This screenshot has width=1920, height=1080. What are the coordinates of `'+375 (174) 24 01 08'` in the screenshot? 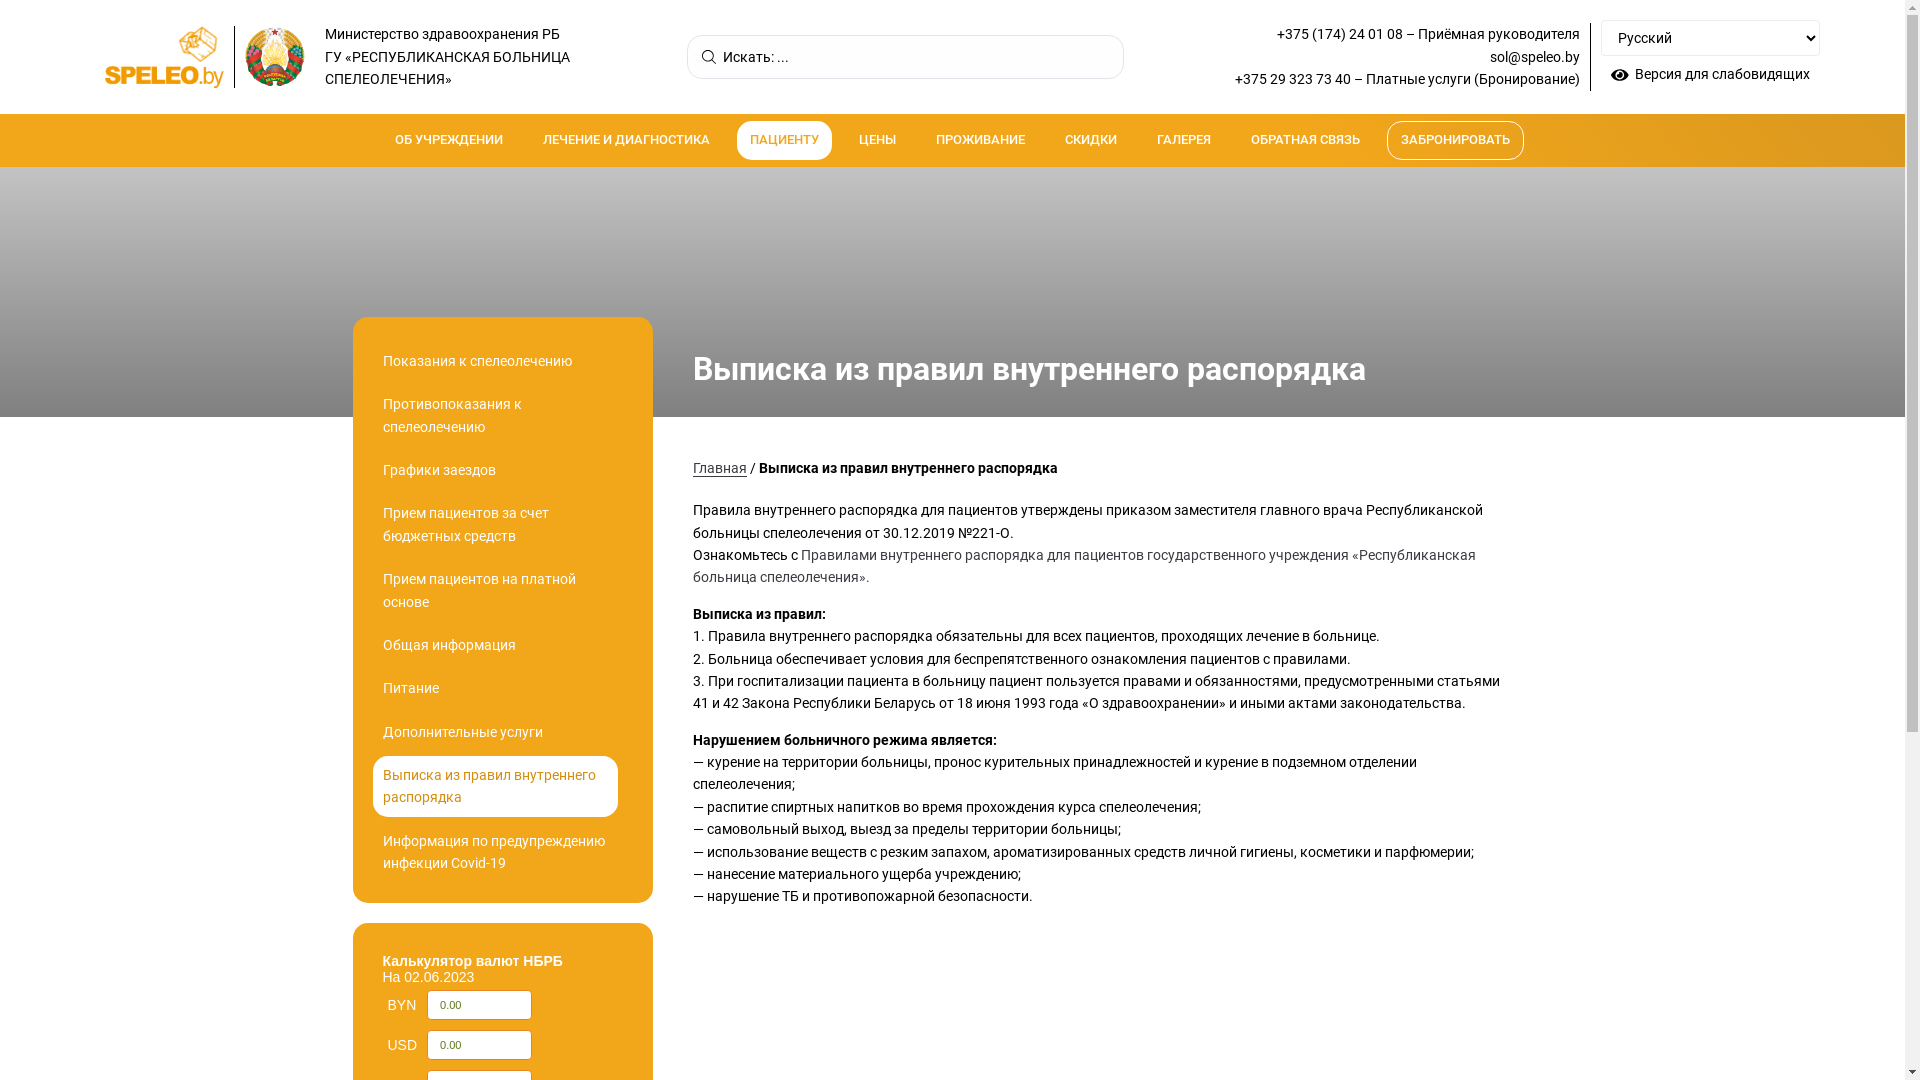 It's located at (1339, 34).